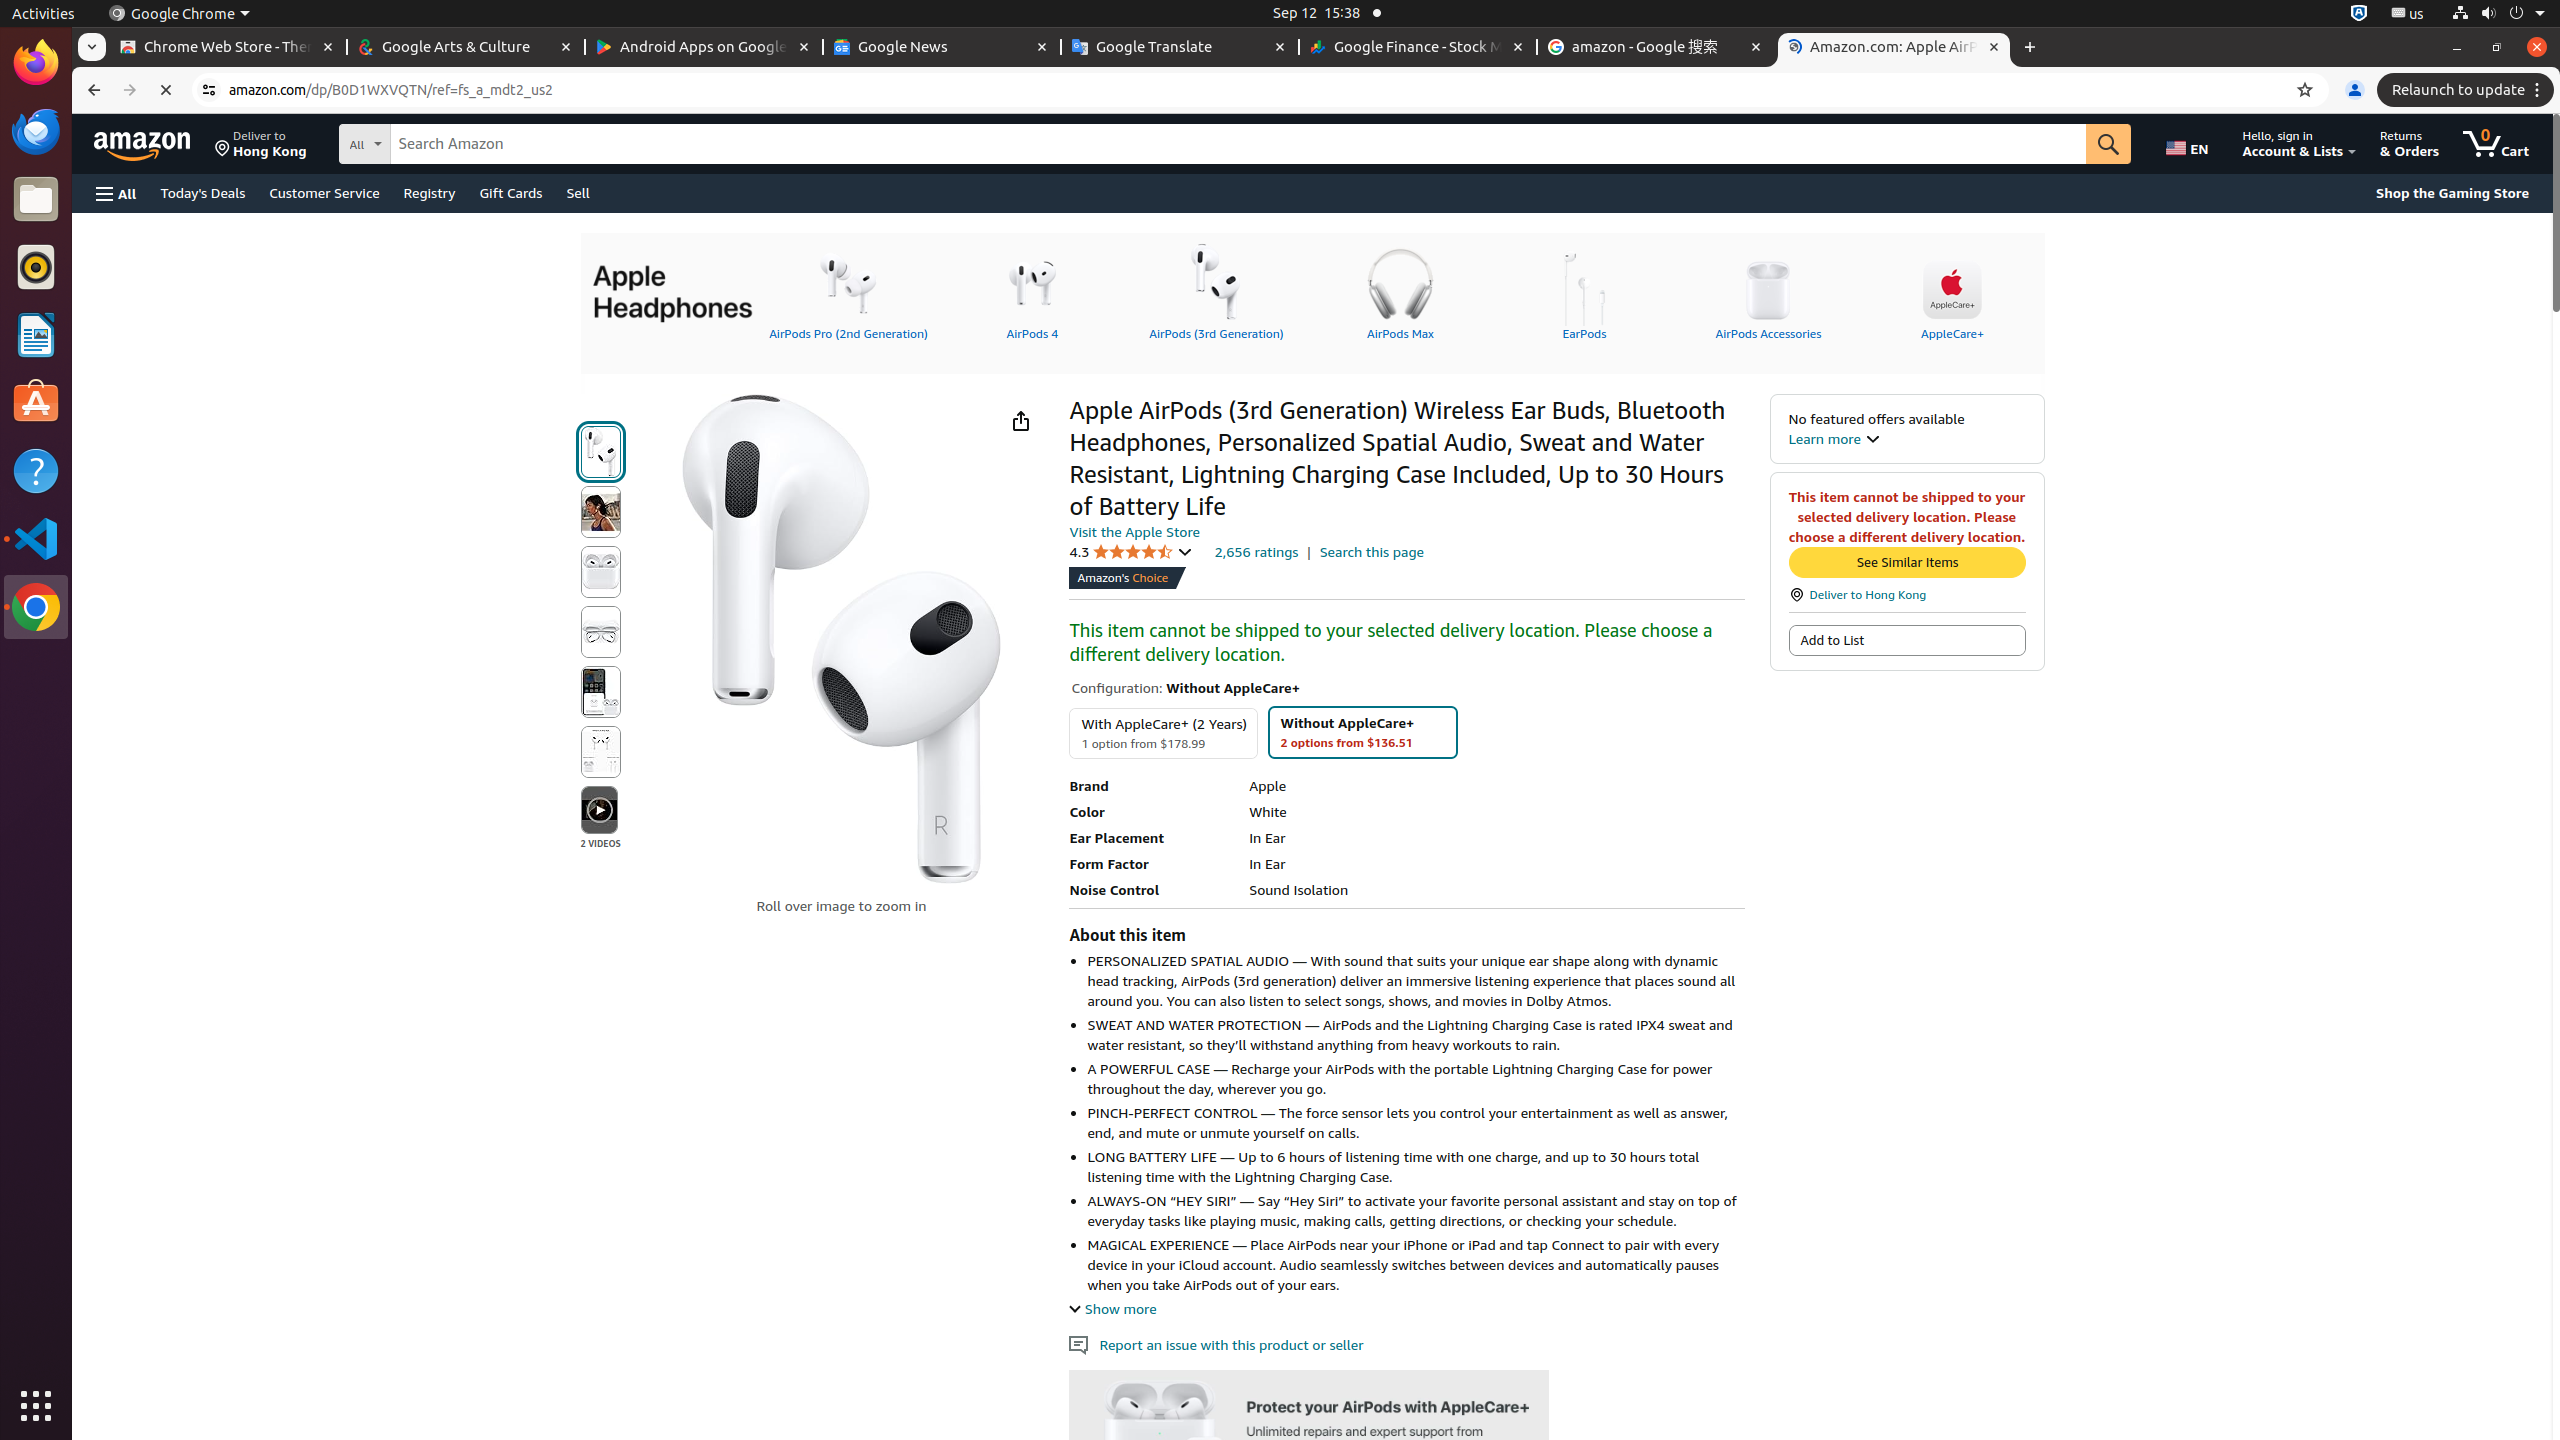 The height and width of the screenshot is (1440, 2560). What do you see at coordinates (1215, 1344) in the screenshot?
I see `'Report an issue with this product or seller   Report an issue with this product or seller'` at bounding box center [1215, 1344].